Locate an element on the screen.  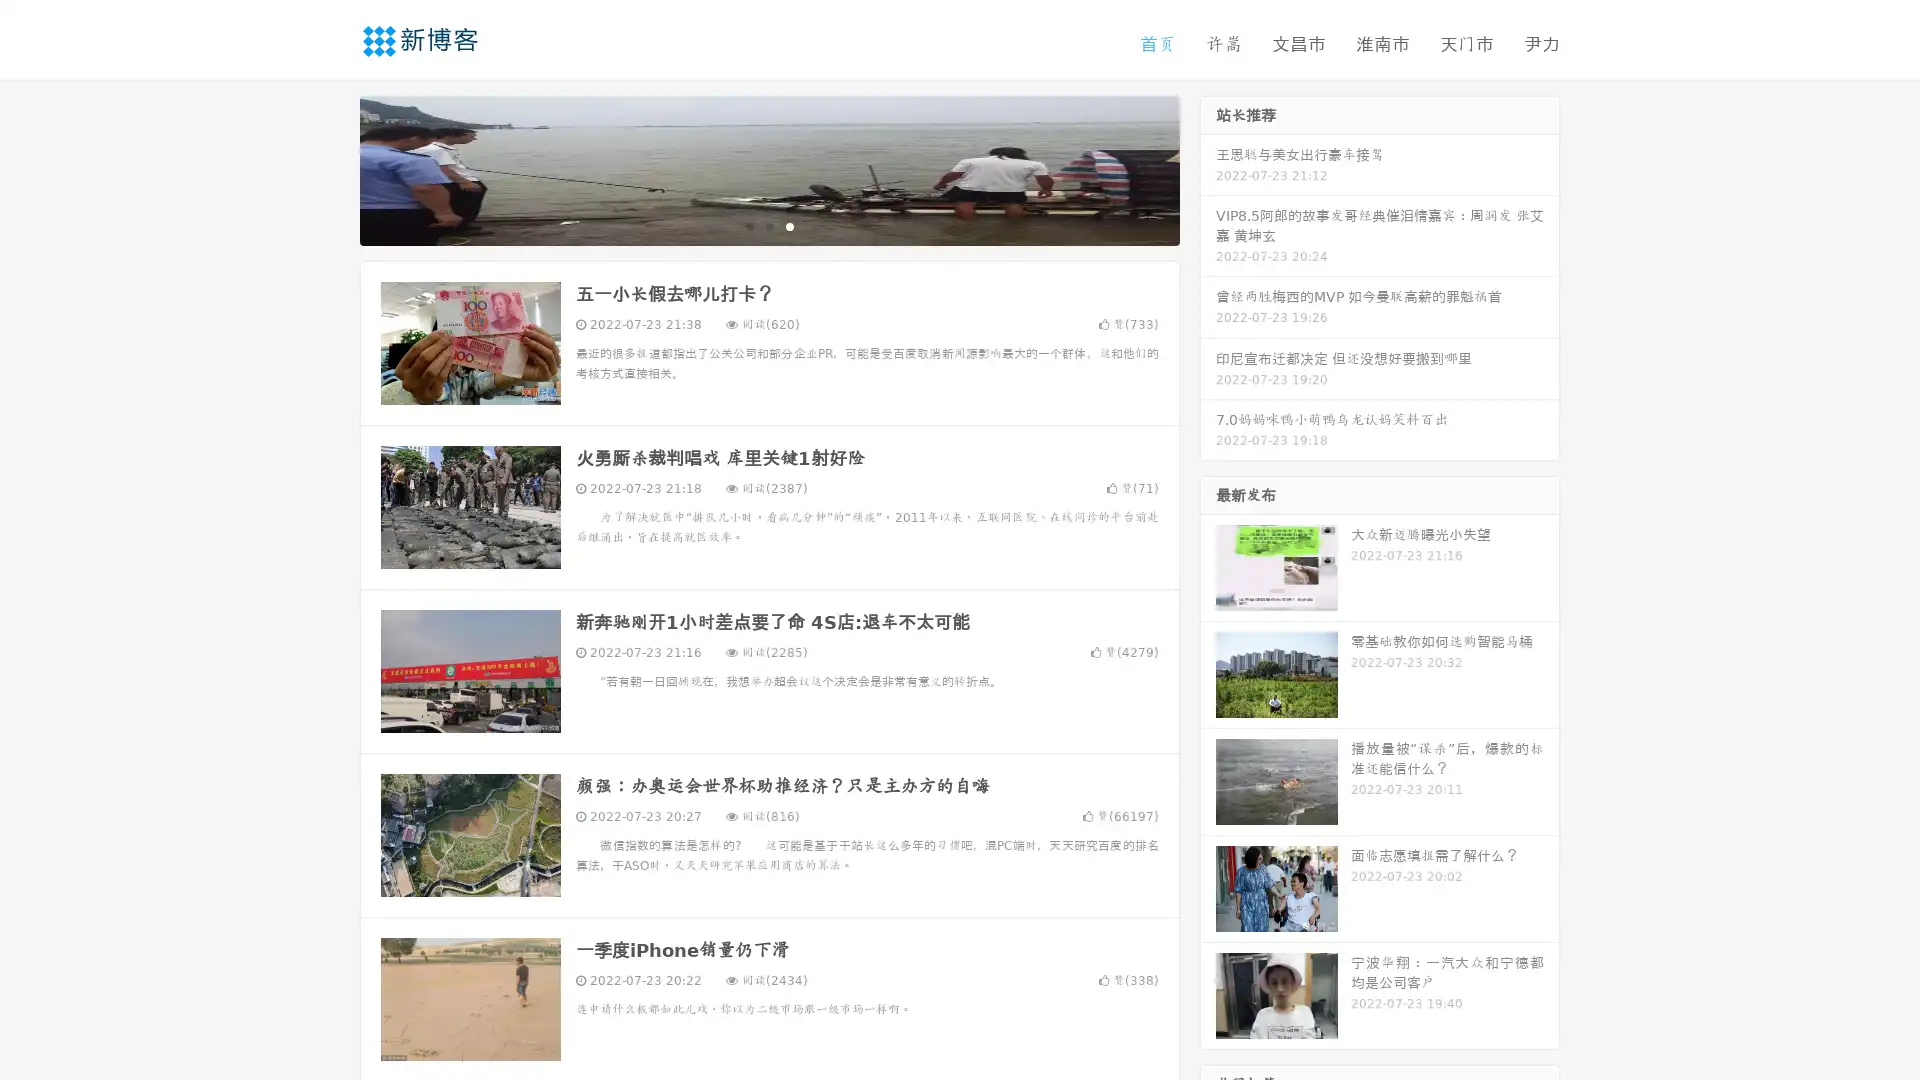
Go to slide 3 is located at coordinates (789, 225).